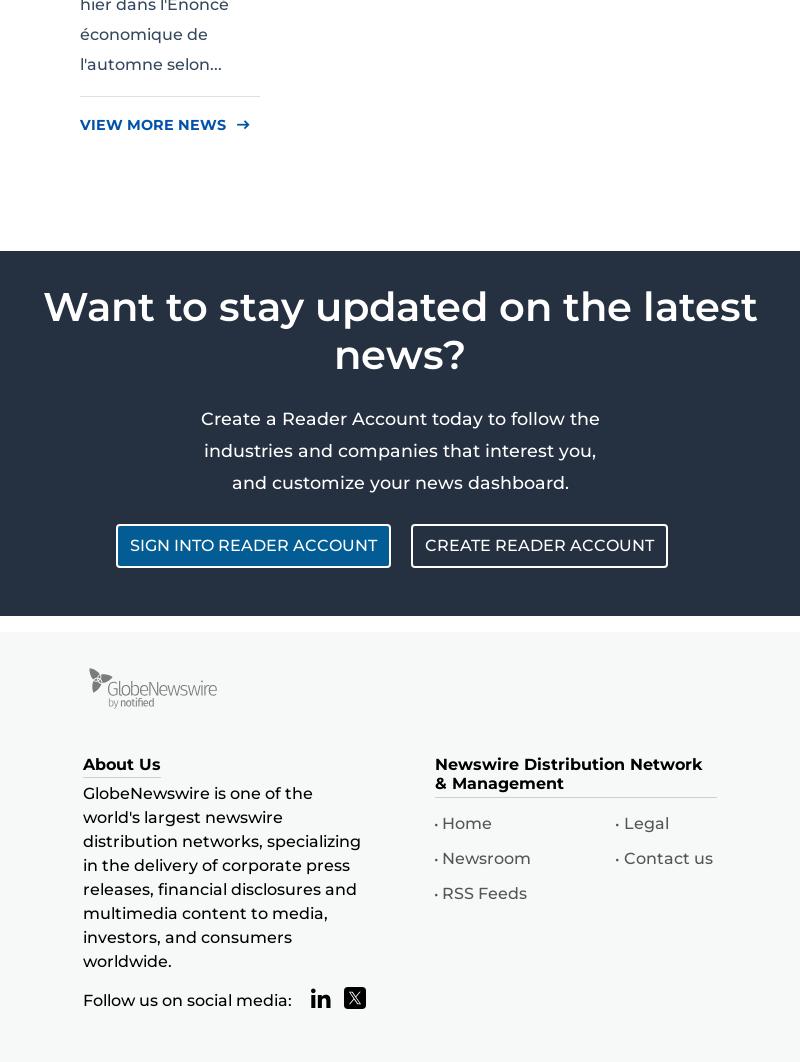  I want to click on 'Home', so click(465, 821).